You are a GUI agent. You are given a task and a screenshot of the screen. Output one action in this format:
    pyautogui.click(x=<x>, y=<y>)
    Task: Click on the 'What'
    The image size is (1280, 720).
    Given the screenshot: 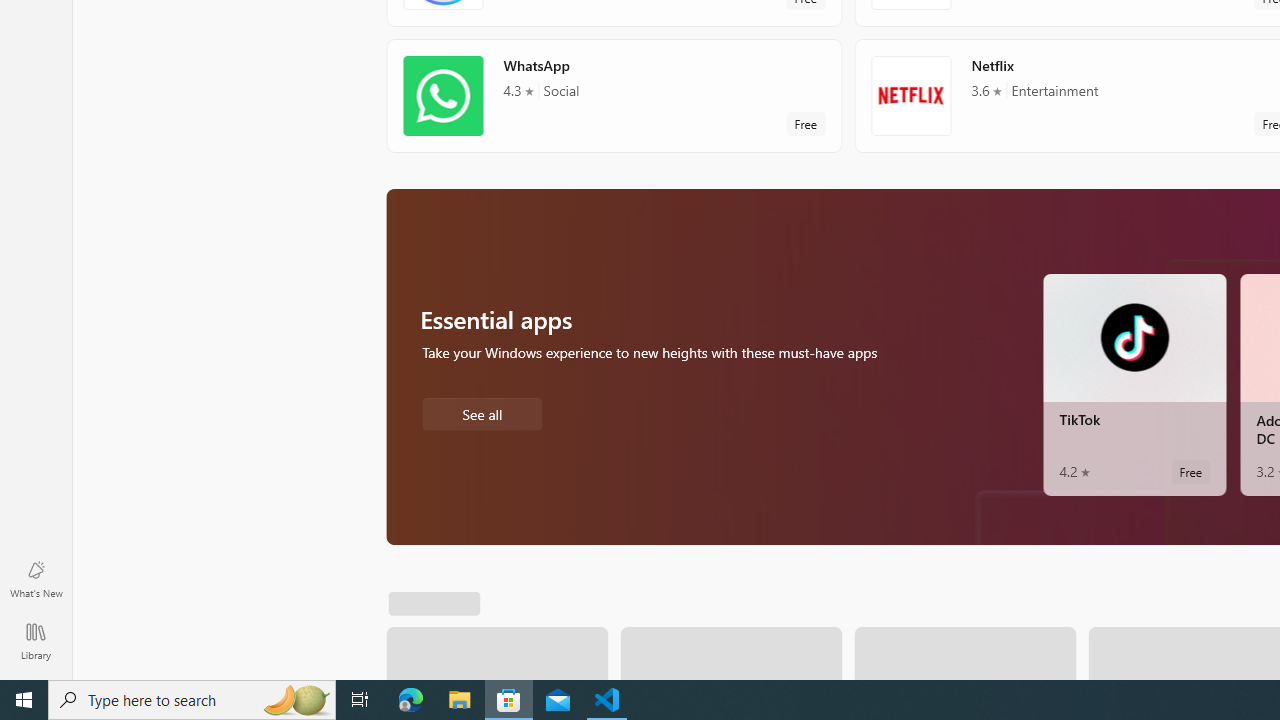 What is the action you would take?
    pyautogui.click(x=35, y=578)
    